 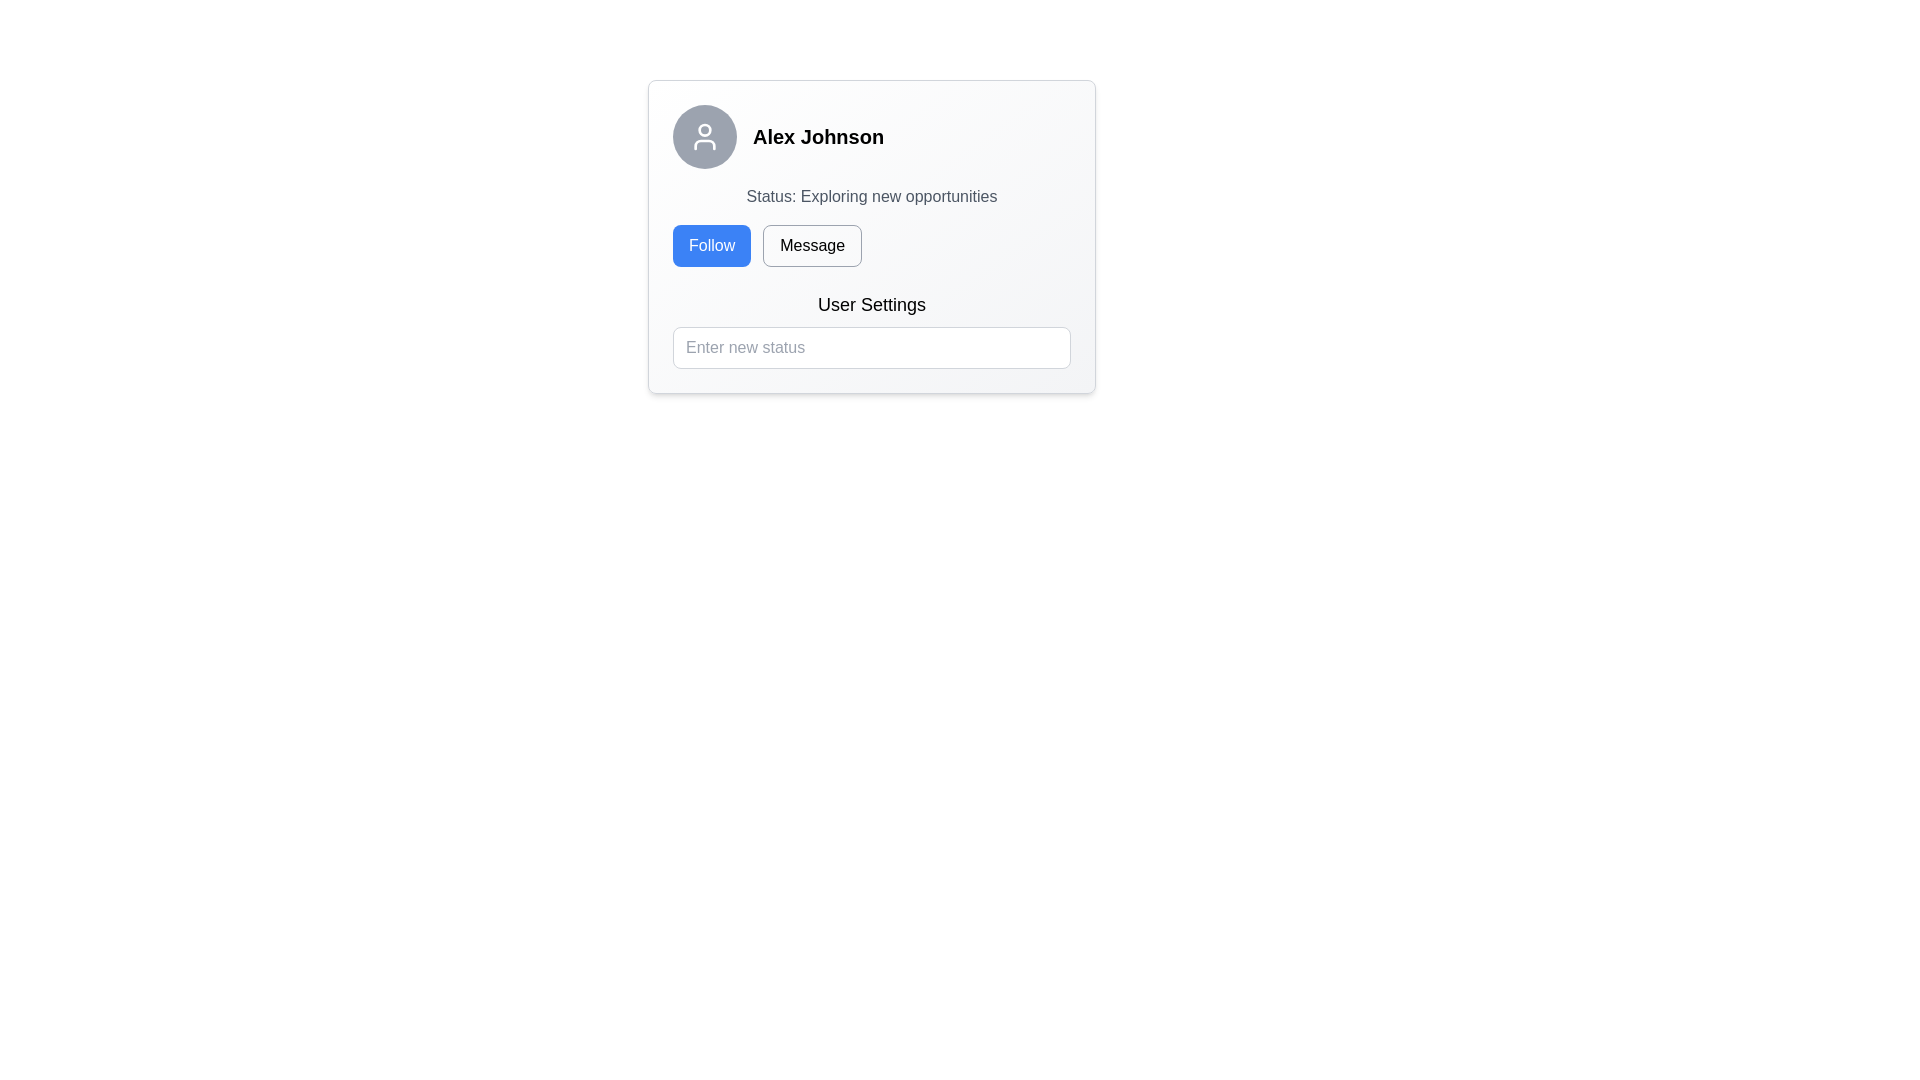 I want to click on the Text Label displaying 'Status: Exploring new opportunities', which is located below 'Alex Johnson' and above the 'Follow' and 'Message' buttons, so click(x=872, y=196).